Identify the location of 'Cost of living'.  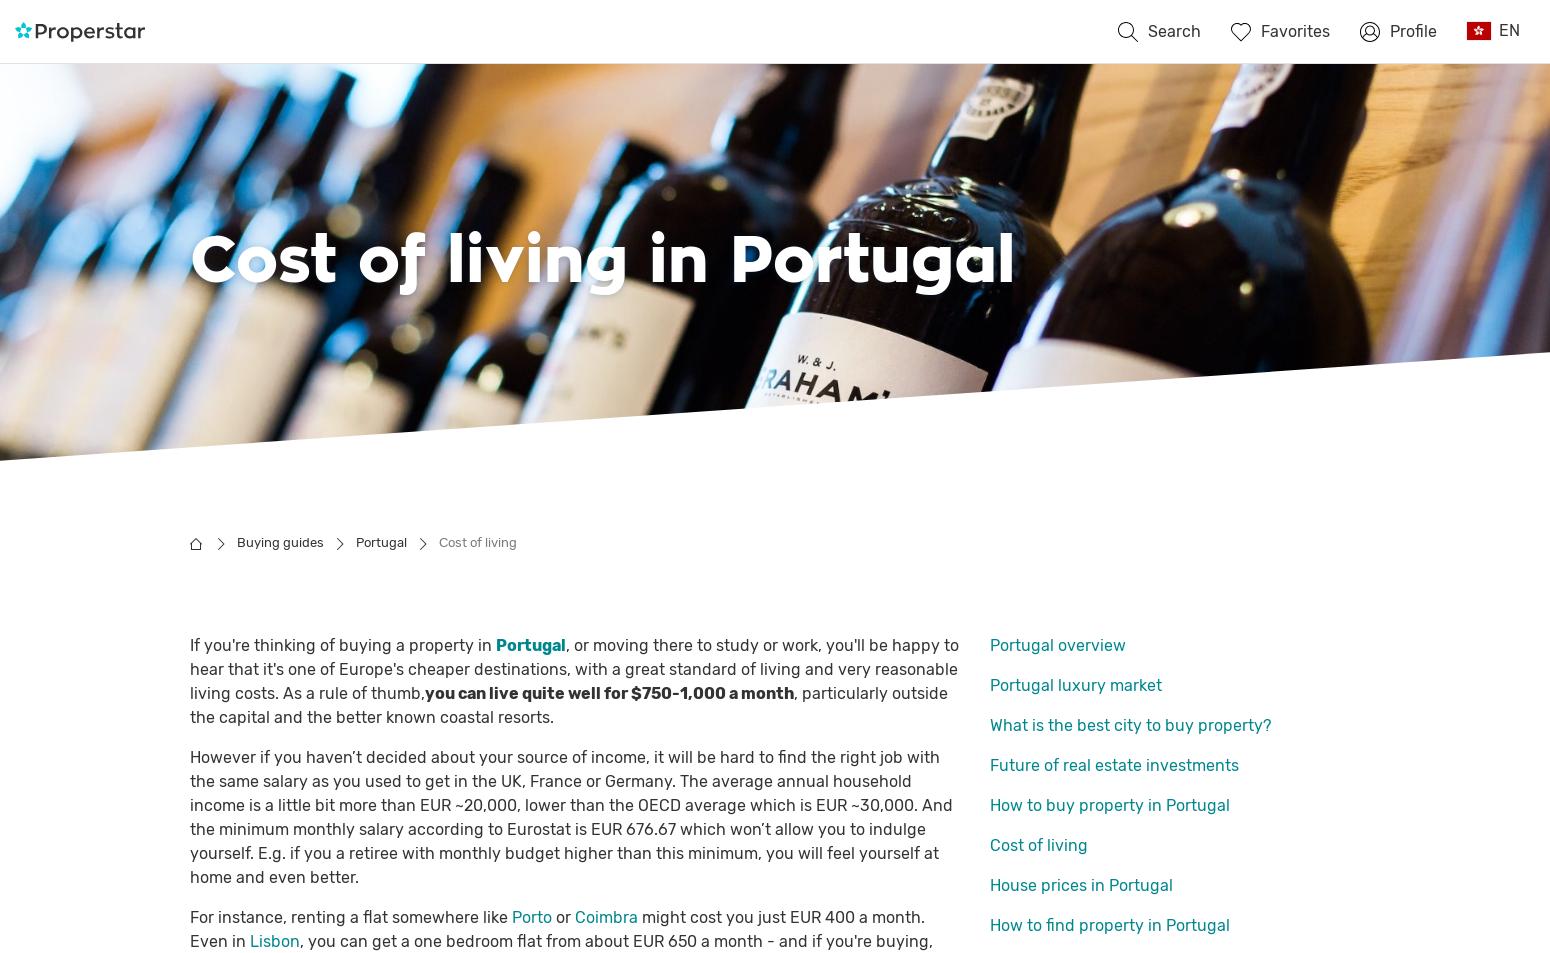
(1038, 845).